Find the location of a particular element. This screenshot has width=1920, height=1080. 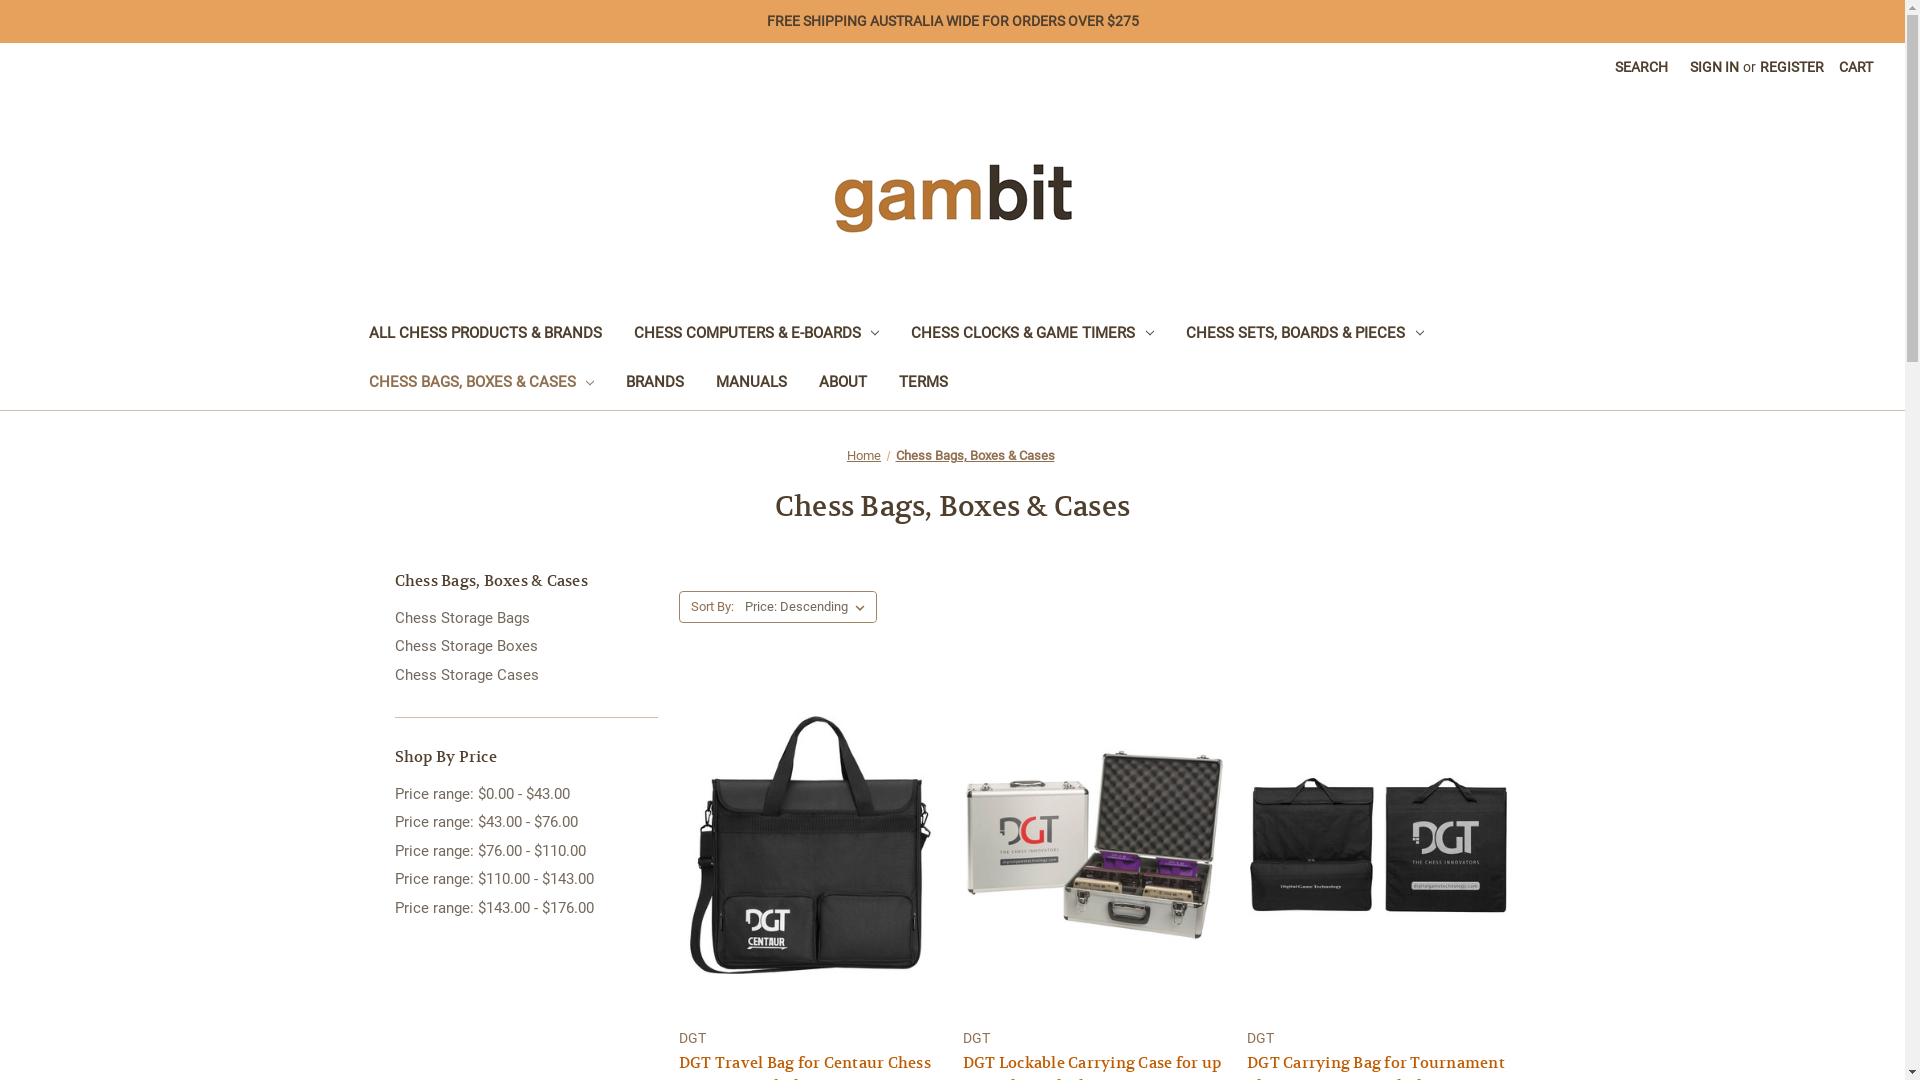

'CHESS COMPUTERS & E-BOARDS' is located at coordinates (756, 334).